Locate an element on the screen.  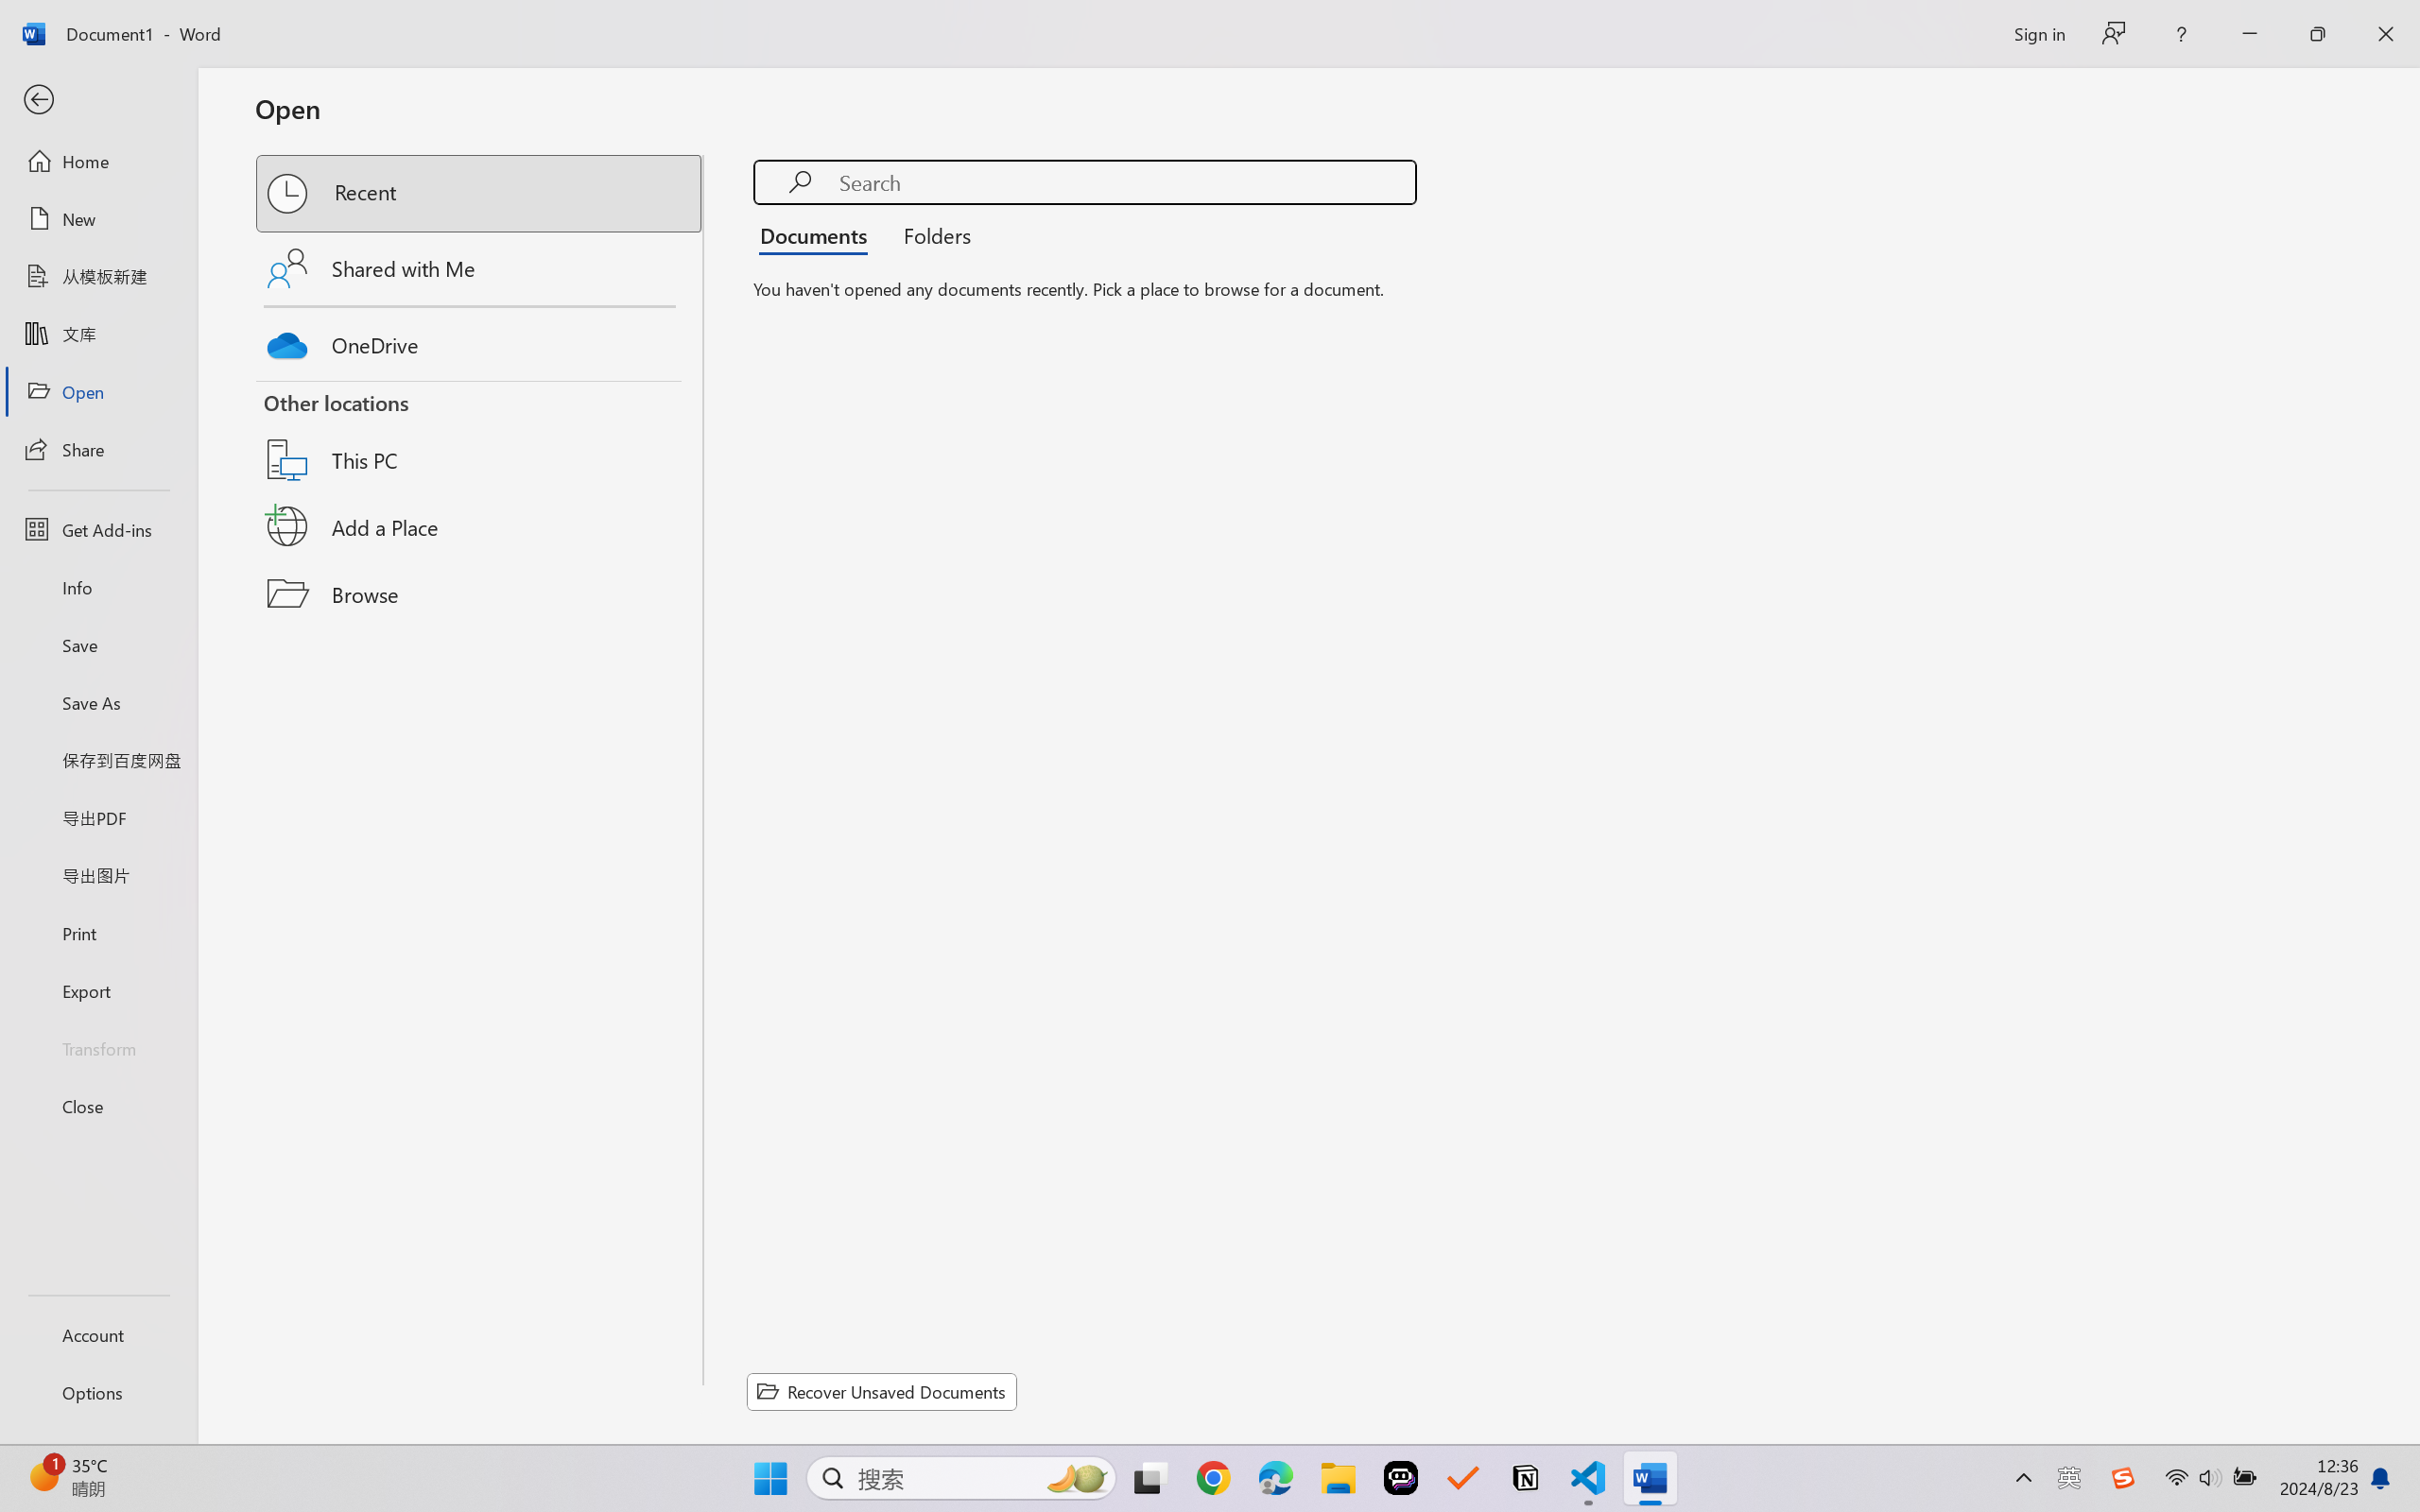
'Export' is located at coordinates (97, 989).